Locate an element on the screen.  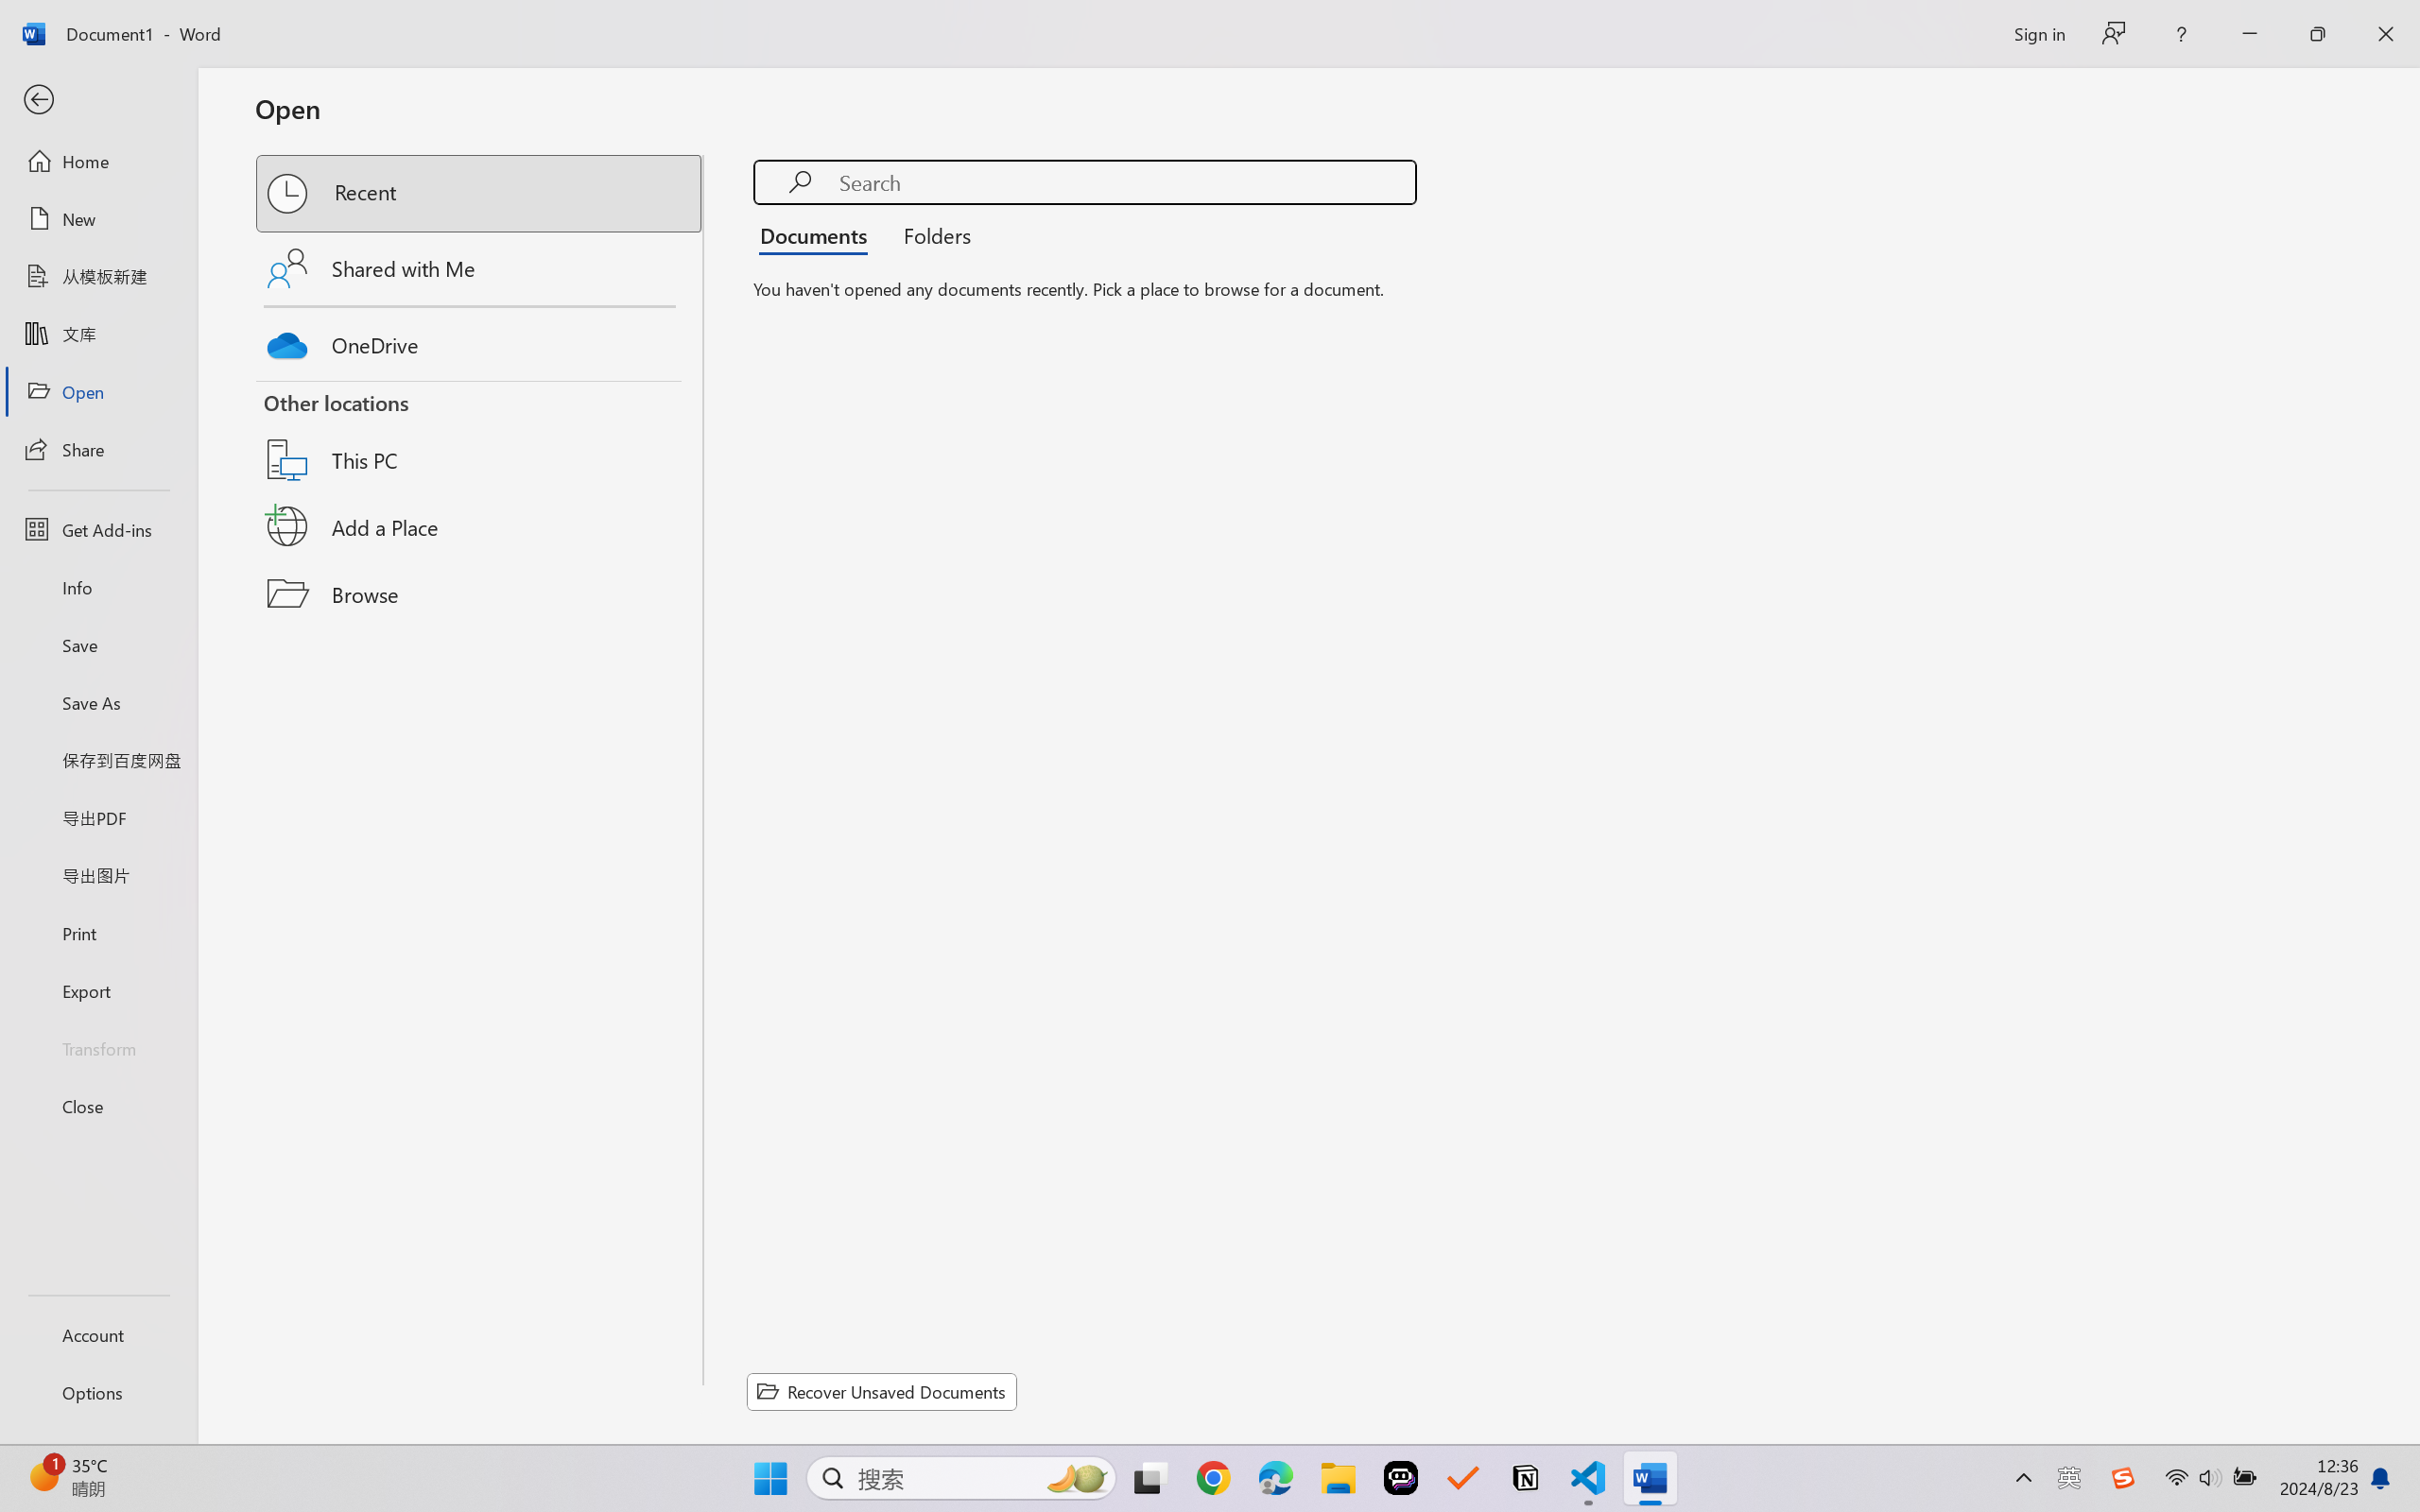
'Export' is located at coordinates (97, 989).